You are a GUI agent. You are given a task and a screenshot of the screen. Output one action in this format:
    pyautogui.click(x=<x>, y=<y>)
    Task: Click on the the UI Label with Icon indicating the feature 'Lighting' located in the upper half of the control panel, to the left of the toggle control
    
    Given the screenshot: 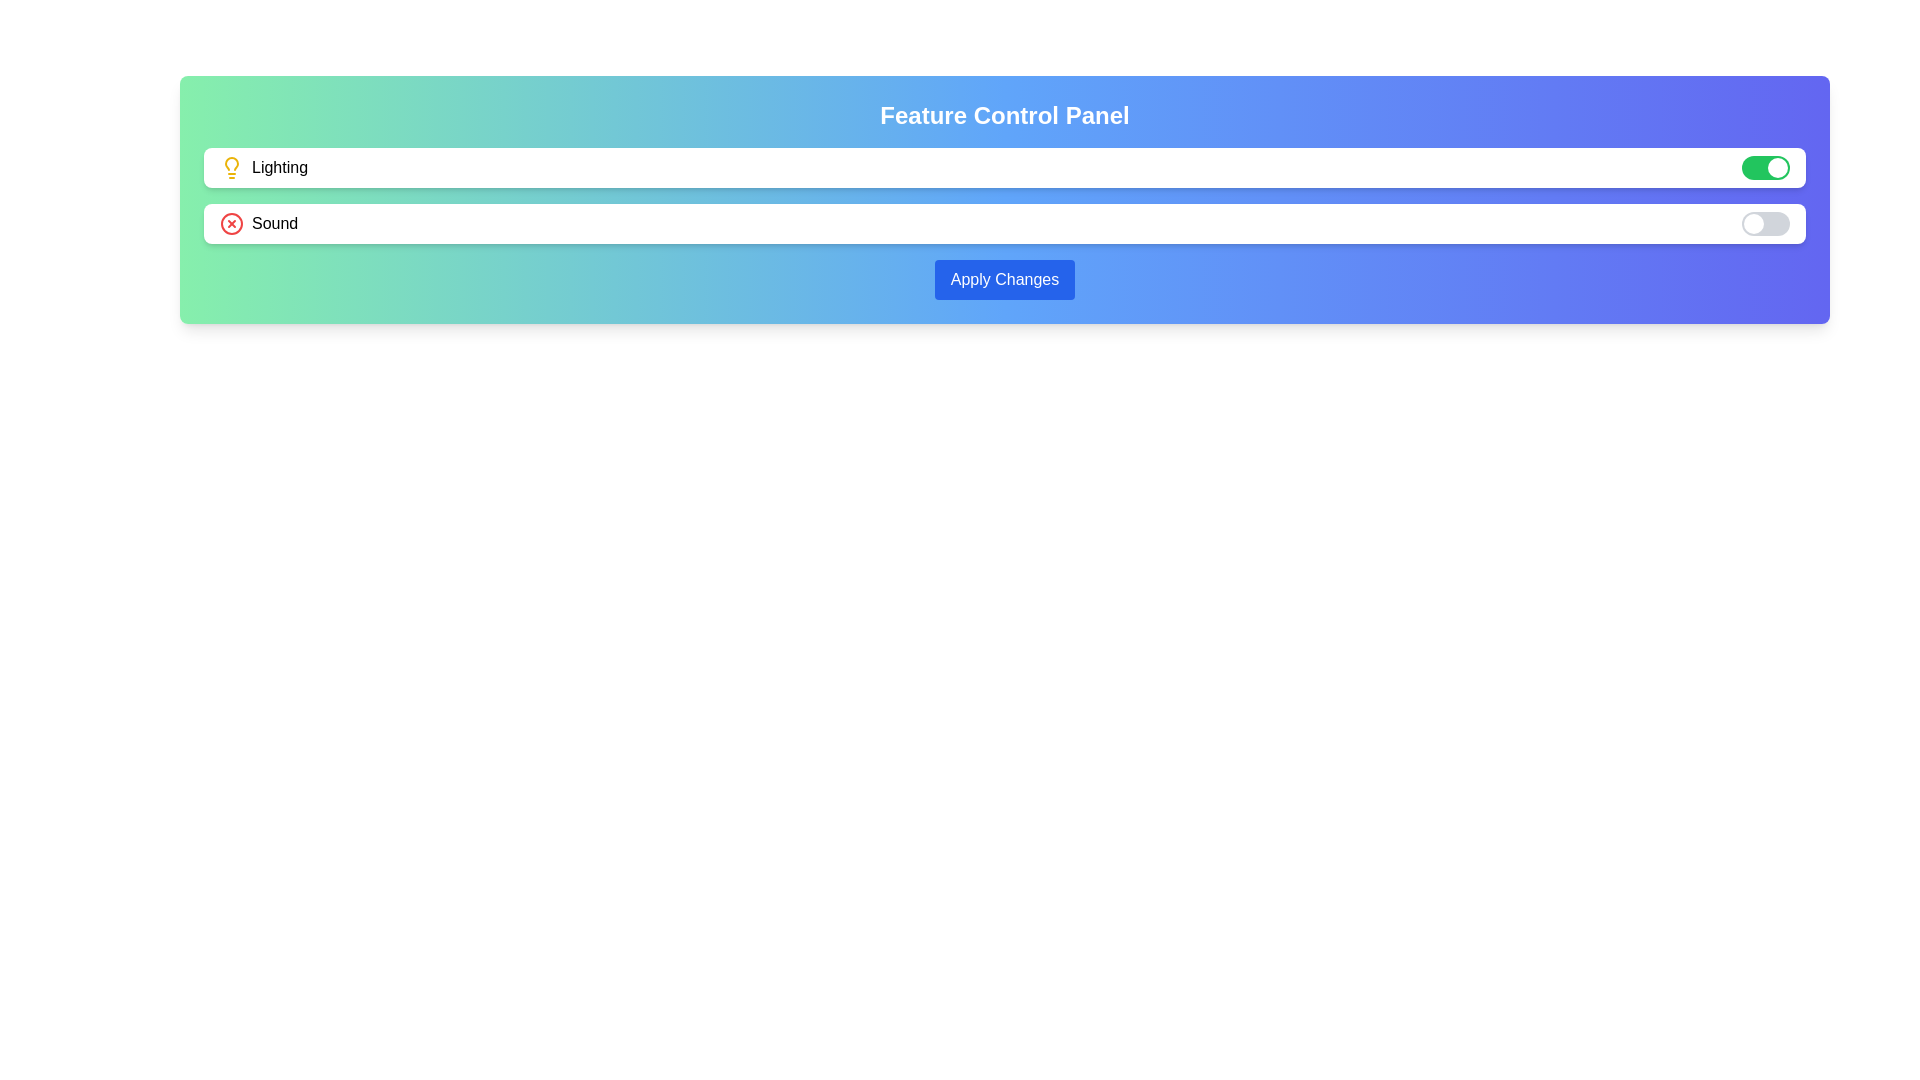 What is the action you would take?
    pyautogui.click(x=263, y=167)
    